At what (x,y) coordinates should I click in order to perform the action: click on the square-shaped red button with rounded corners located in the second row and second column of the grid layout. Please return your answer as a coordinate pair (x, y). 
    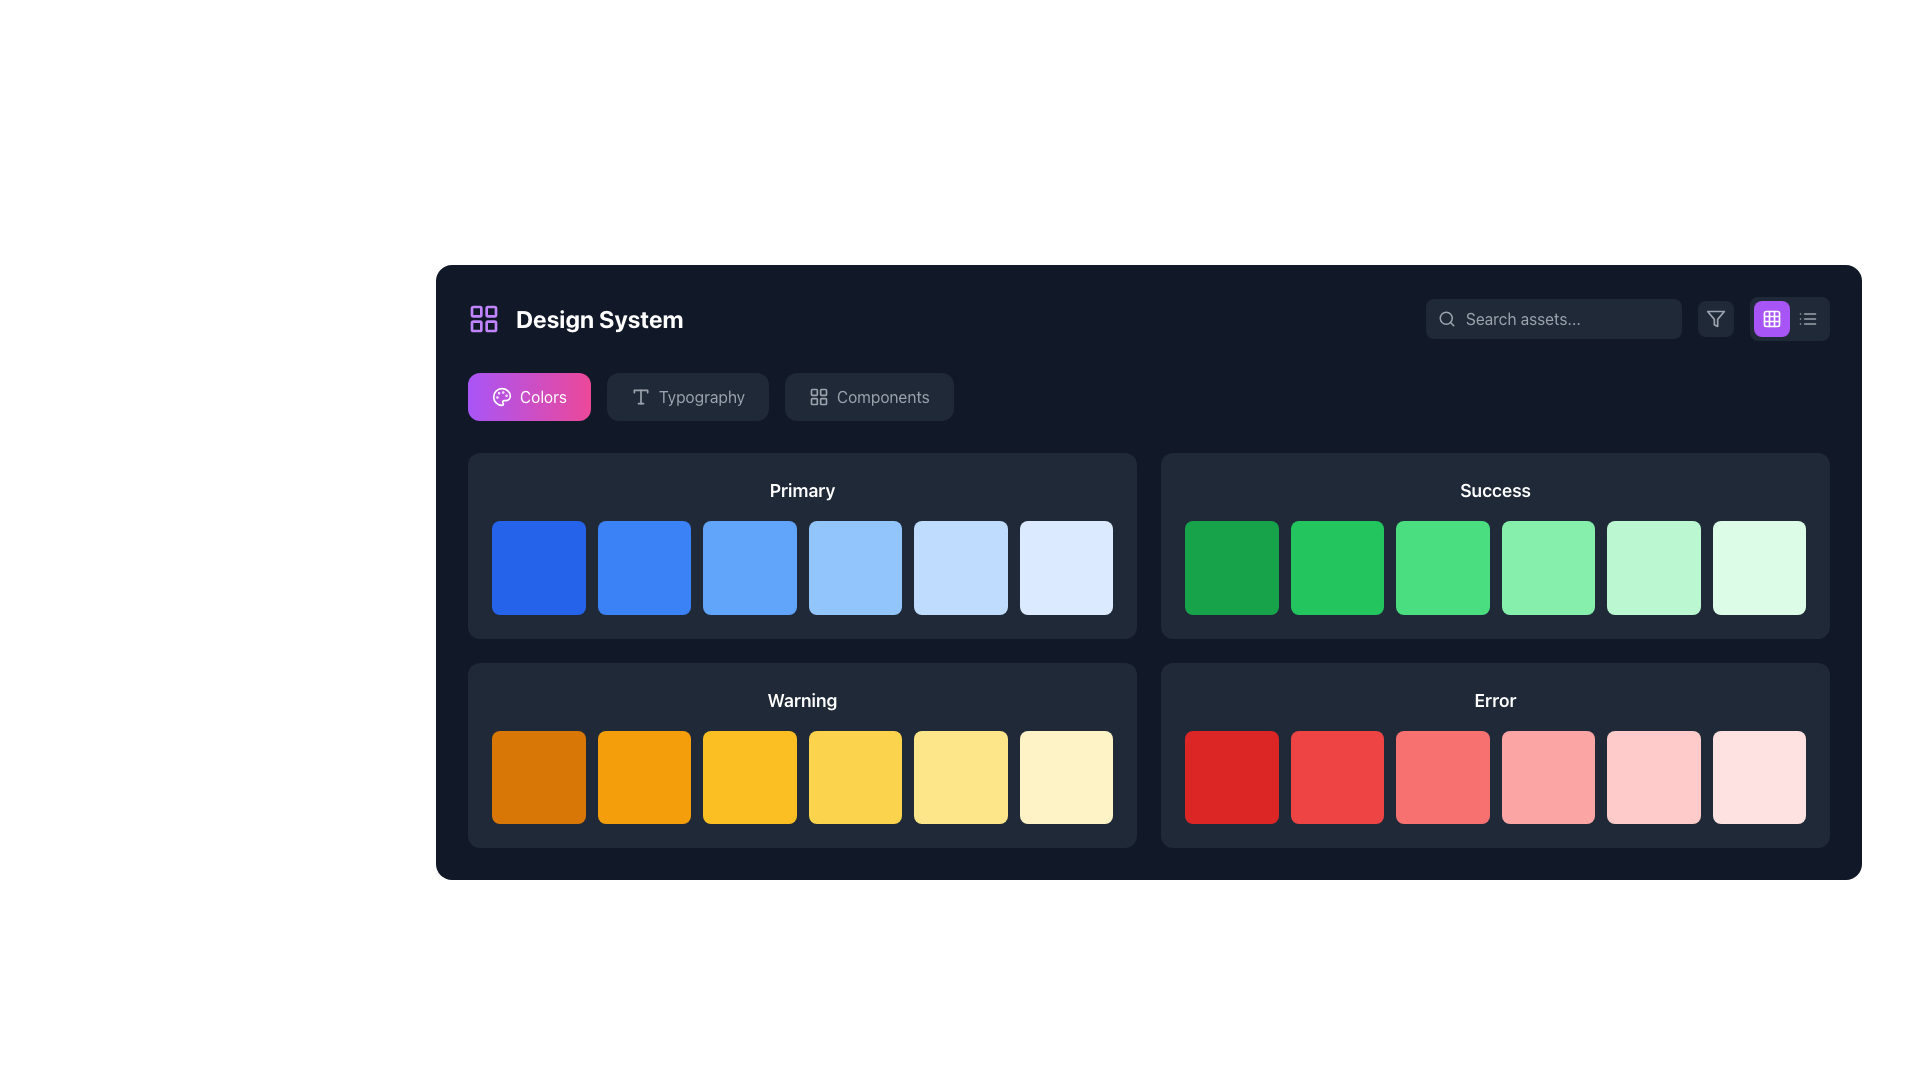
    Looking at the image, I should click on (1337, 776).